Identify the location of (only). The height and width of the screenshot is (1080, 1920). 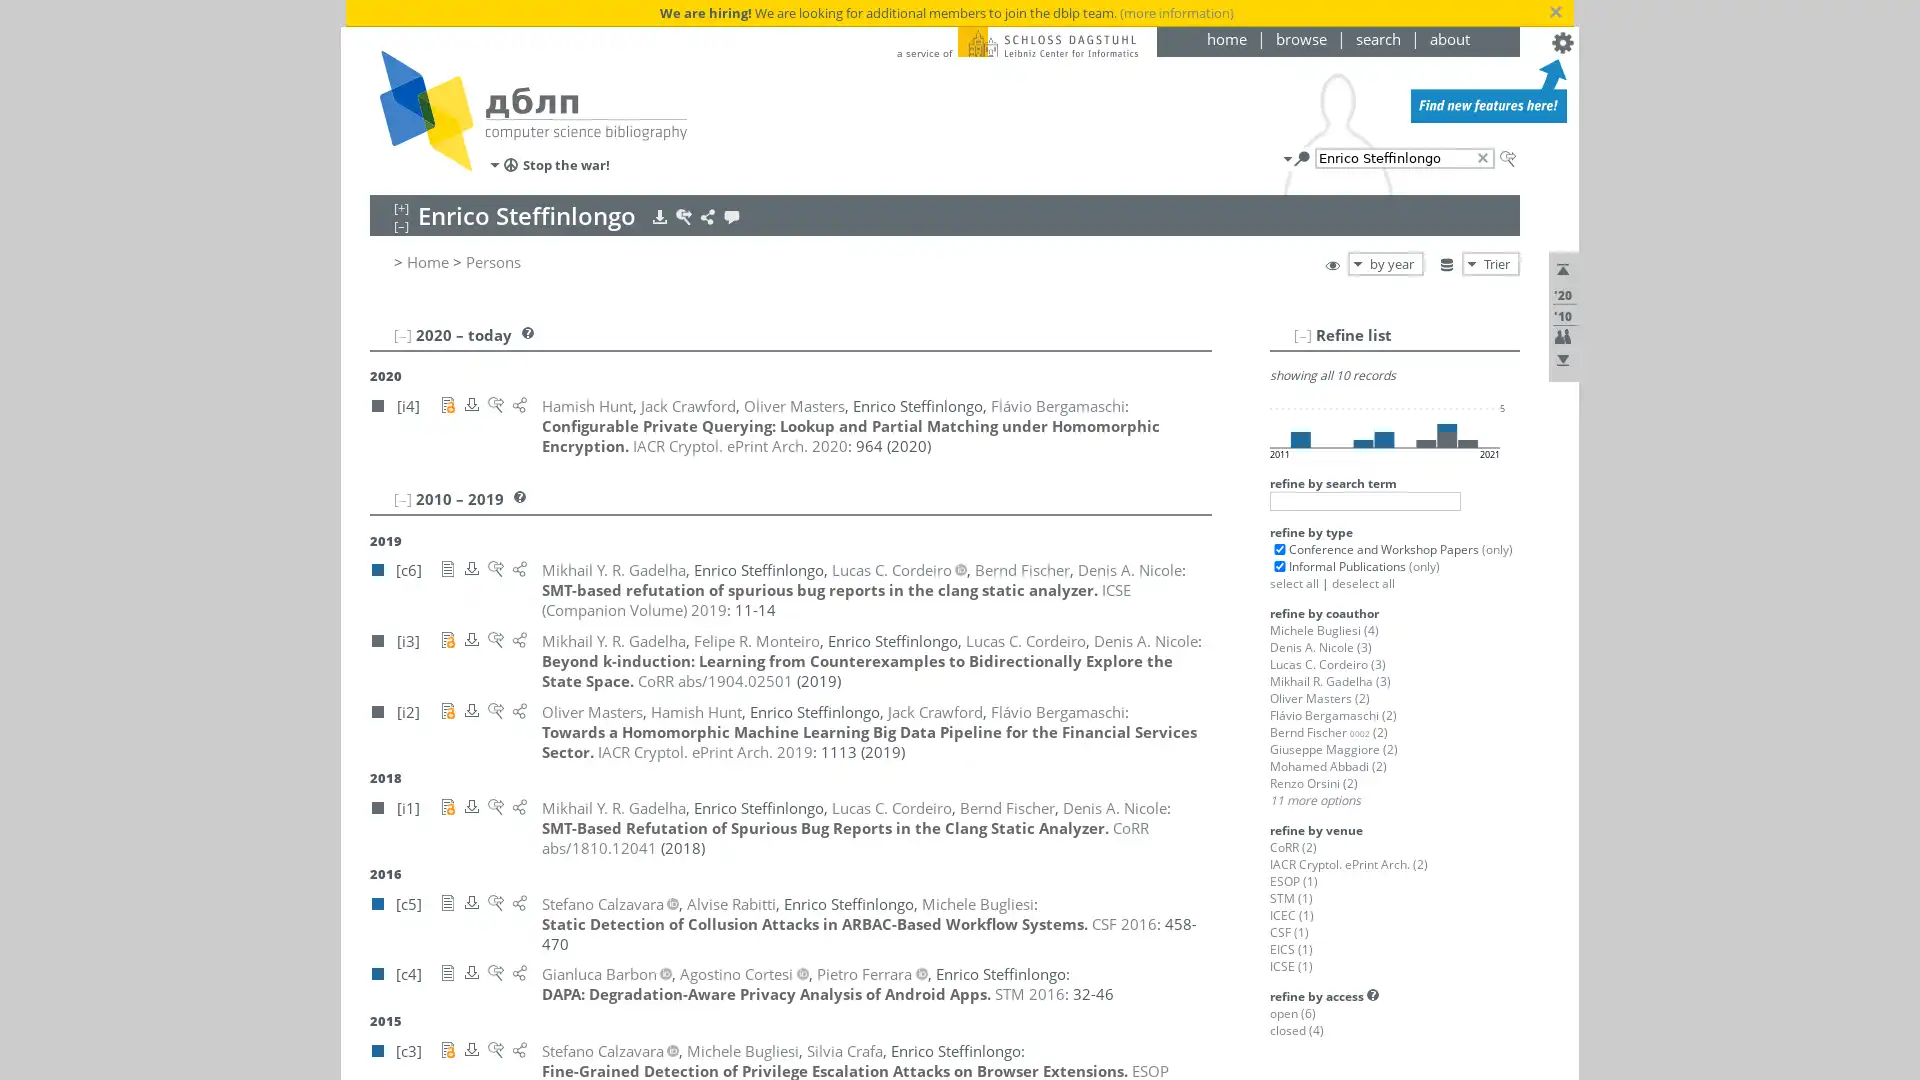
(1422, 566).